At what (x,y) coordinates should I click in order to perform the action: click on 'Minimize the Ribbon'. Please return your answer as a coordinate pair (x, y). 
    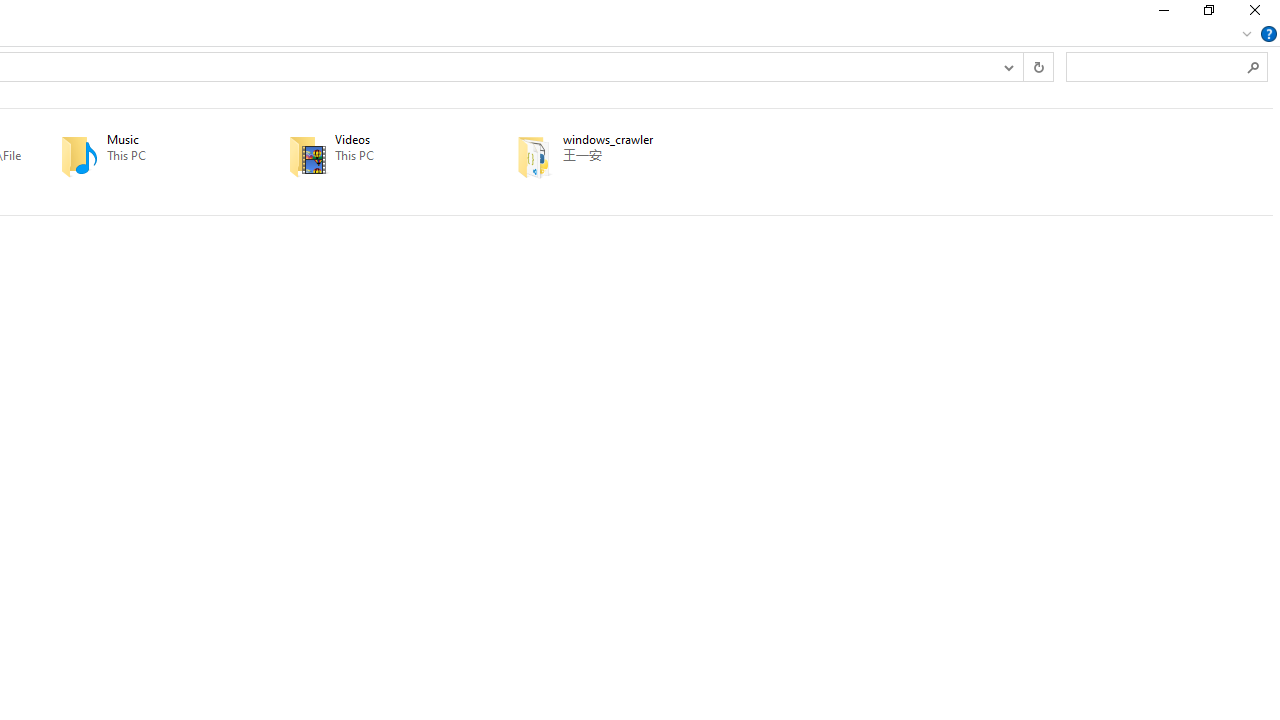
    Looking at the image, I should click on (1246, 33).